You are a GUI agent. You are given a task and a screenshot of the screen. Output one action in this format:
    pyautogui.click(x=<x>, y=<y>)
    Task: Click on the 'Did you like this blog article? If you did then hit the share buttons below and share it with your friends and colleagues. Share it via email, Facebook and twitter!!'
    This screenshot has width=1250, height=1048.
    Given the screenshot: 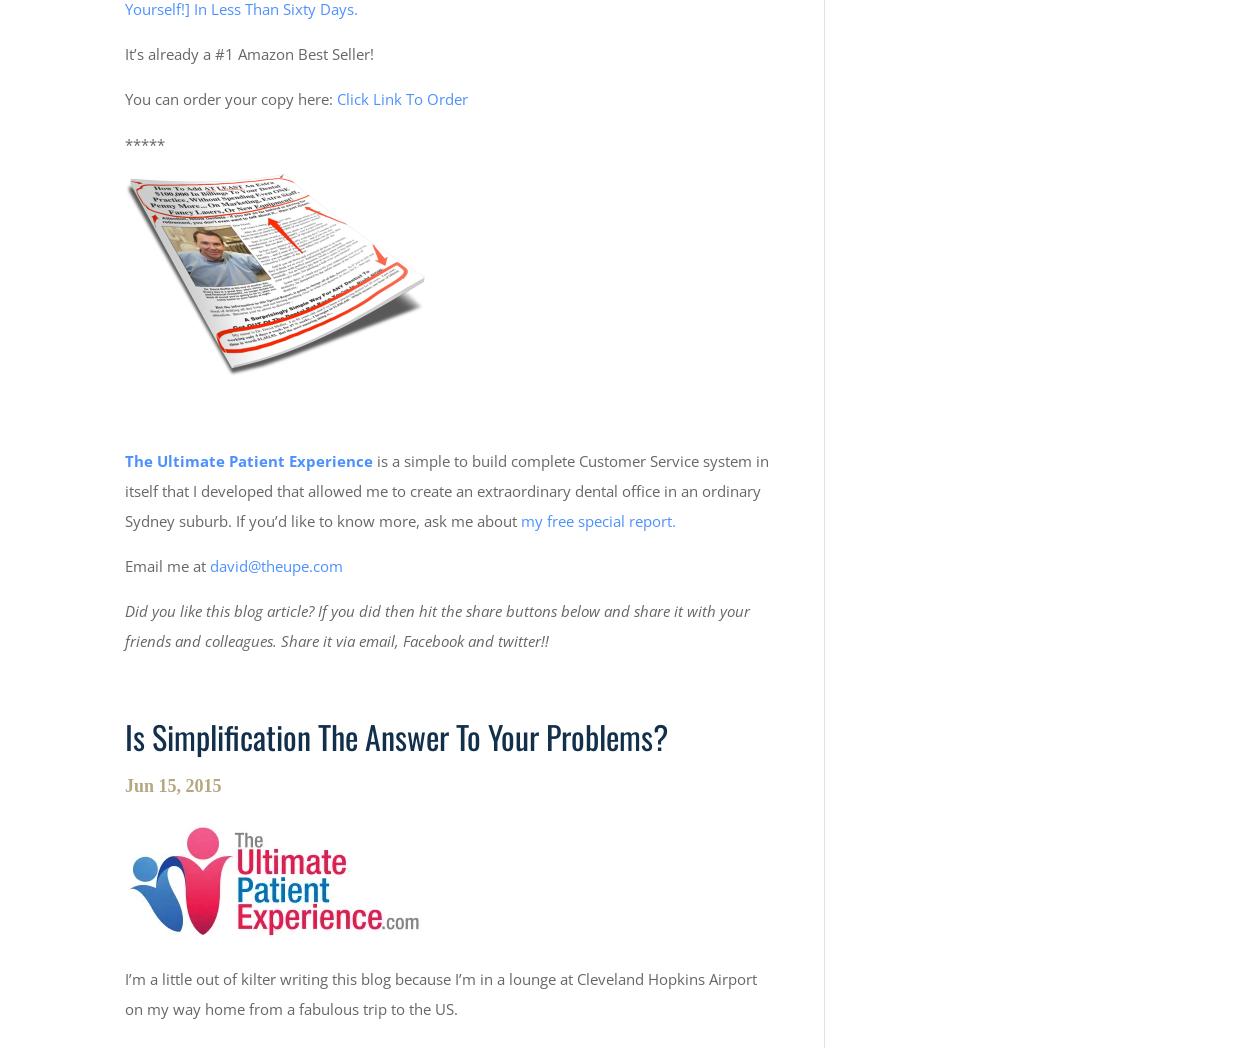 What is the action you would take?
    pyautogui.click(x=437, y=624)
    